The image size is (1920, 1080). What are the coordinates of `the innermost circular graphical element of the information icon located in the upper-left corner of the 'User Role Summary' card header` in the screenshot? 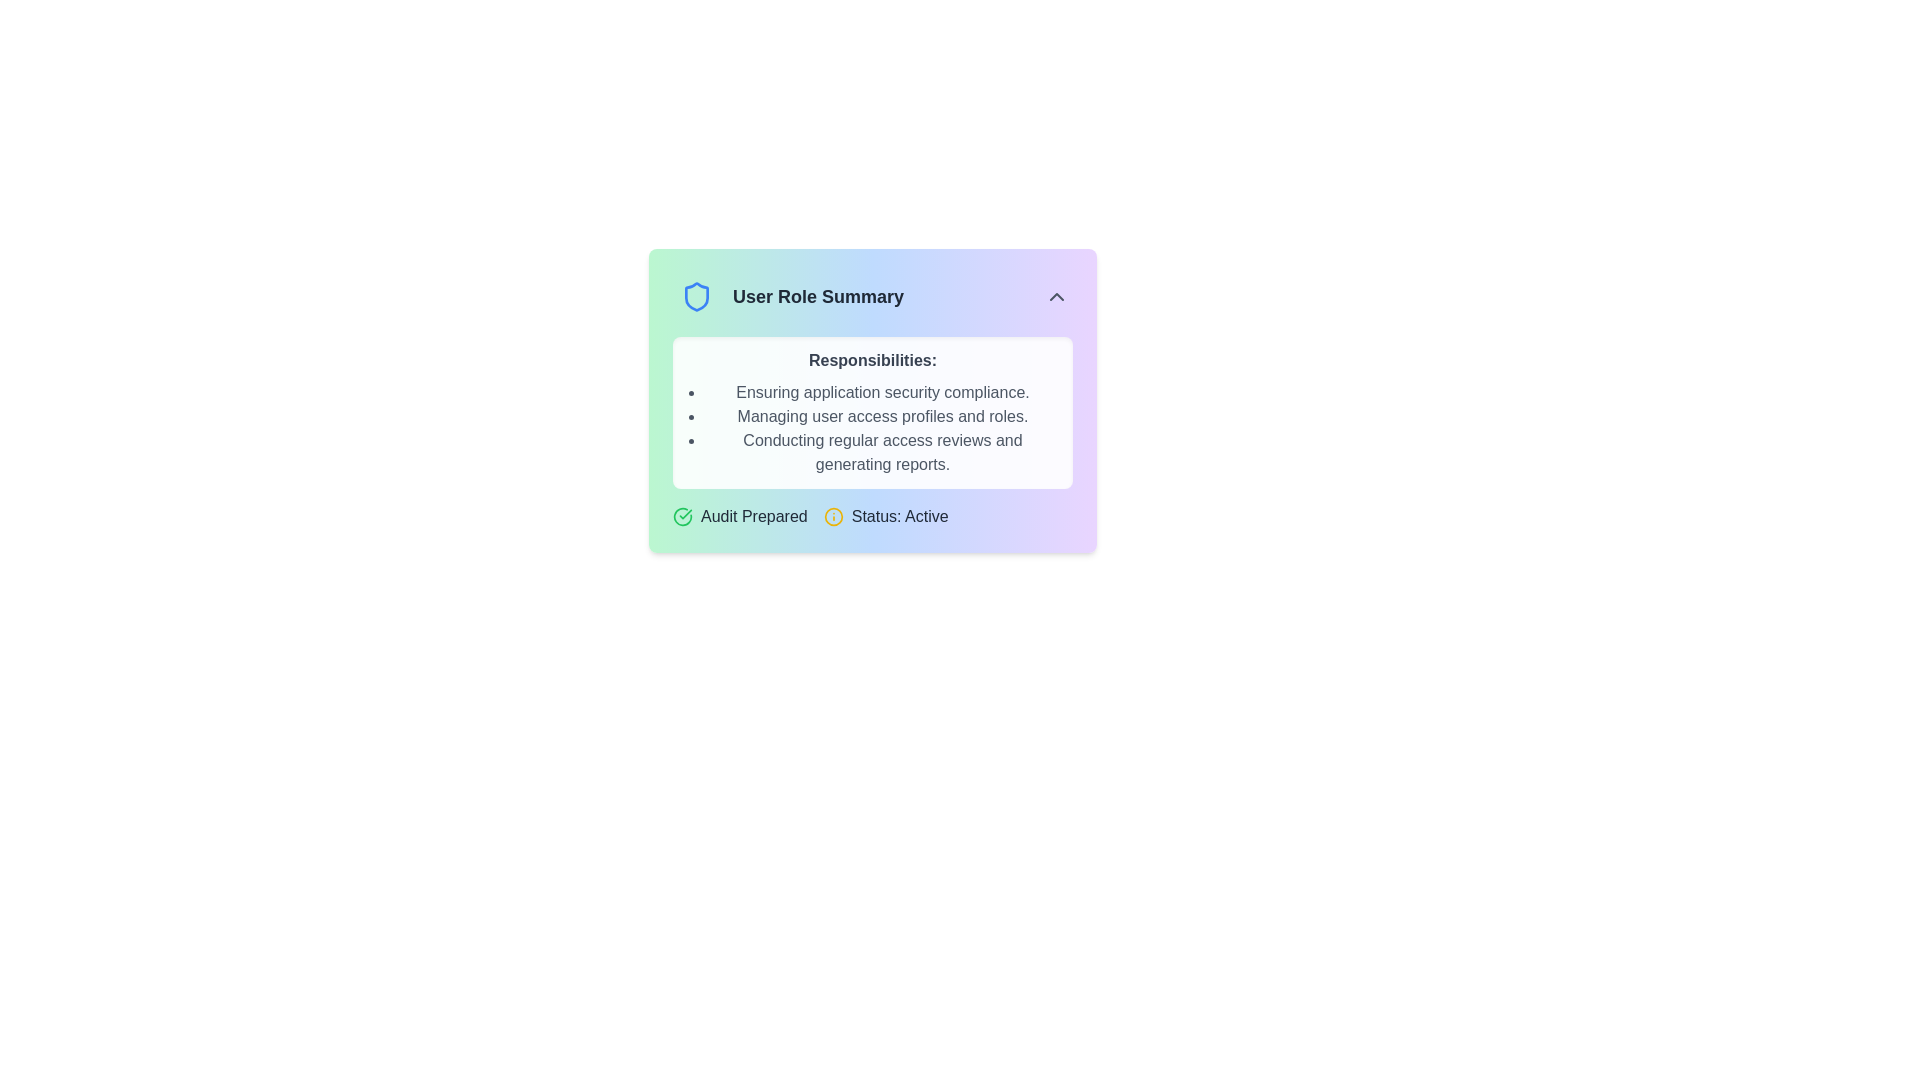 It's located at (833, 515).